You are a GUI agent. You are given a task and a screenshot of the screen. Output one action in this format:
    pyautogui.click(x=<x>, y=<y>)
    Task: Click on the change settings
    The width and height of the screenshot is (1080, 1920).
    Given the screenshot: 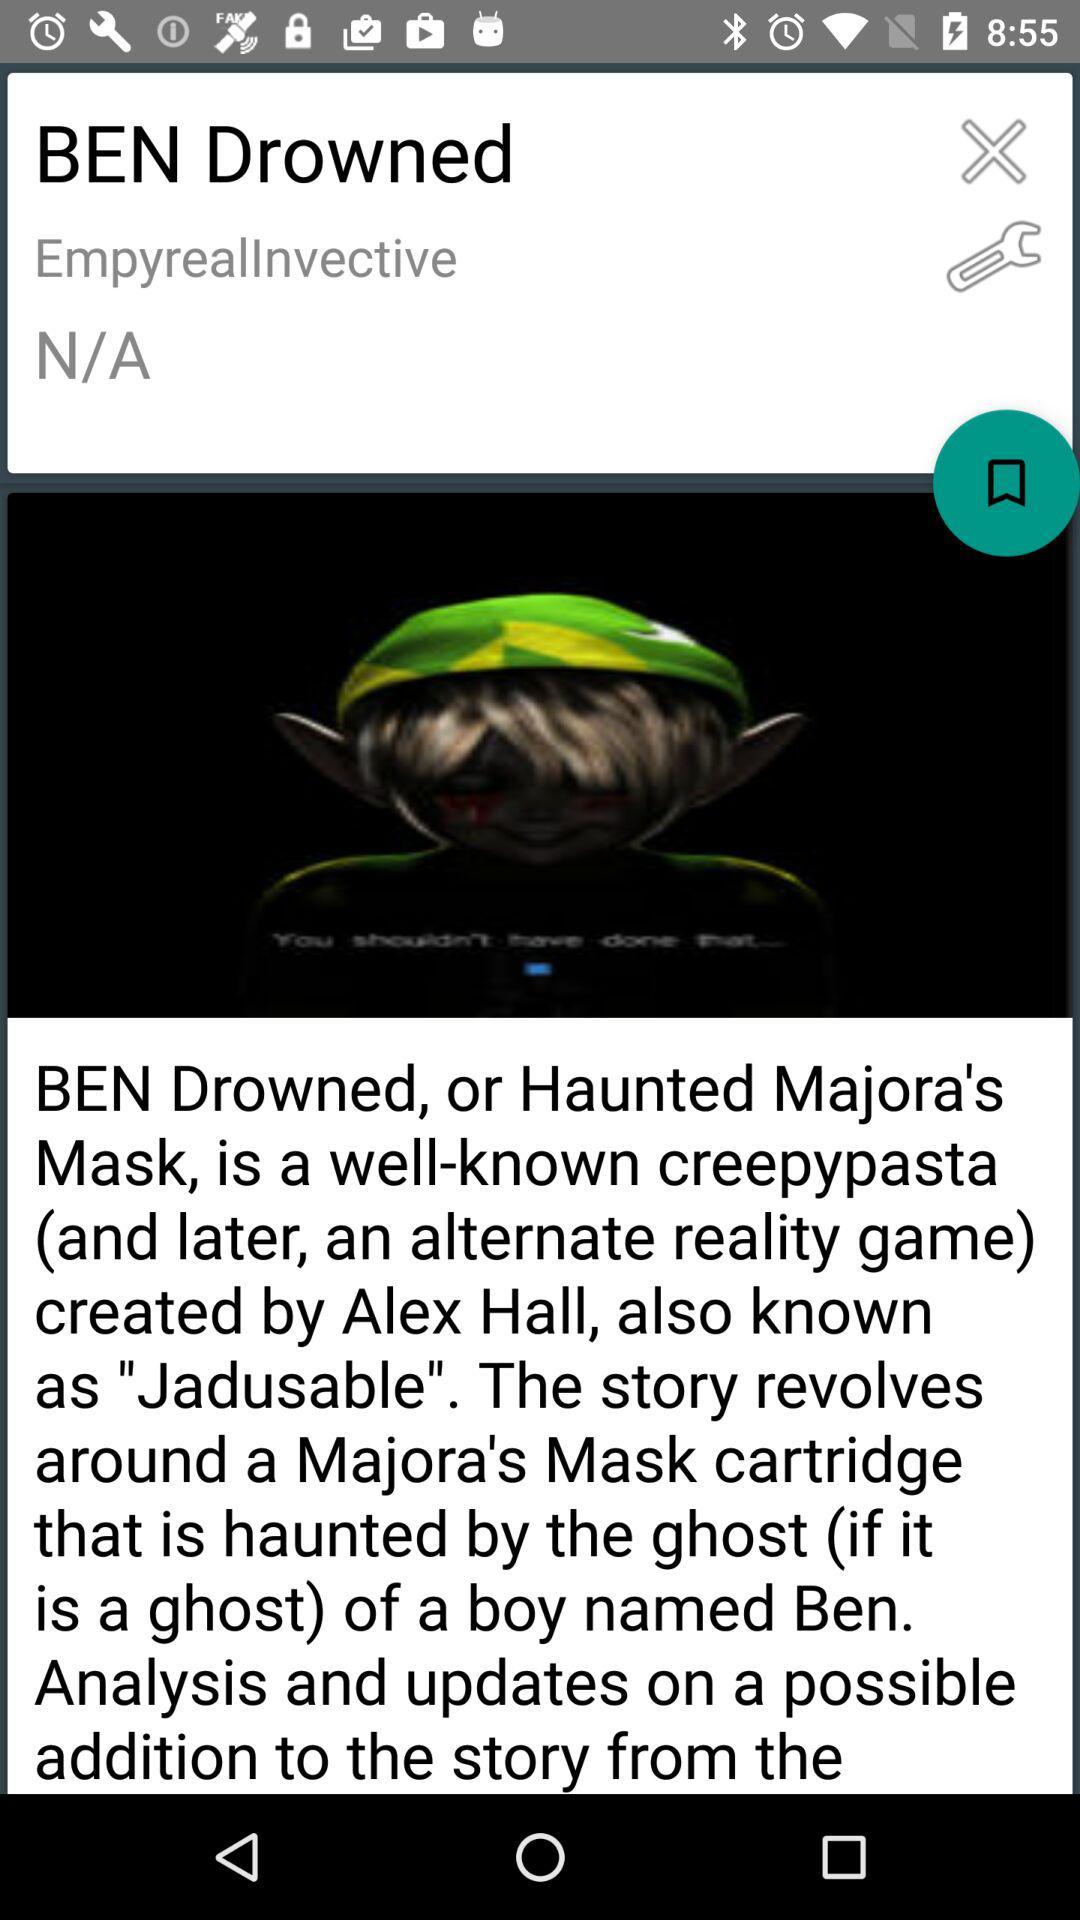 What is the action you would take?
    pyautogui.click(x=993, y=255)
    